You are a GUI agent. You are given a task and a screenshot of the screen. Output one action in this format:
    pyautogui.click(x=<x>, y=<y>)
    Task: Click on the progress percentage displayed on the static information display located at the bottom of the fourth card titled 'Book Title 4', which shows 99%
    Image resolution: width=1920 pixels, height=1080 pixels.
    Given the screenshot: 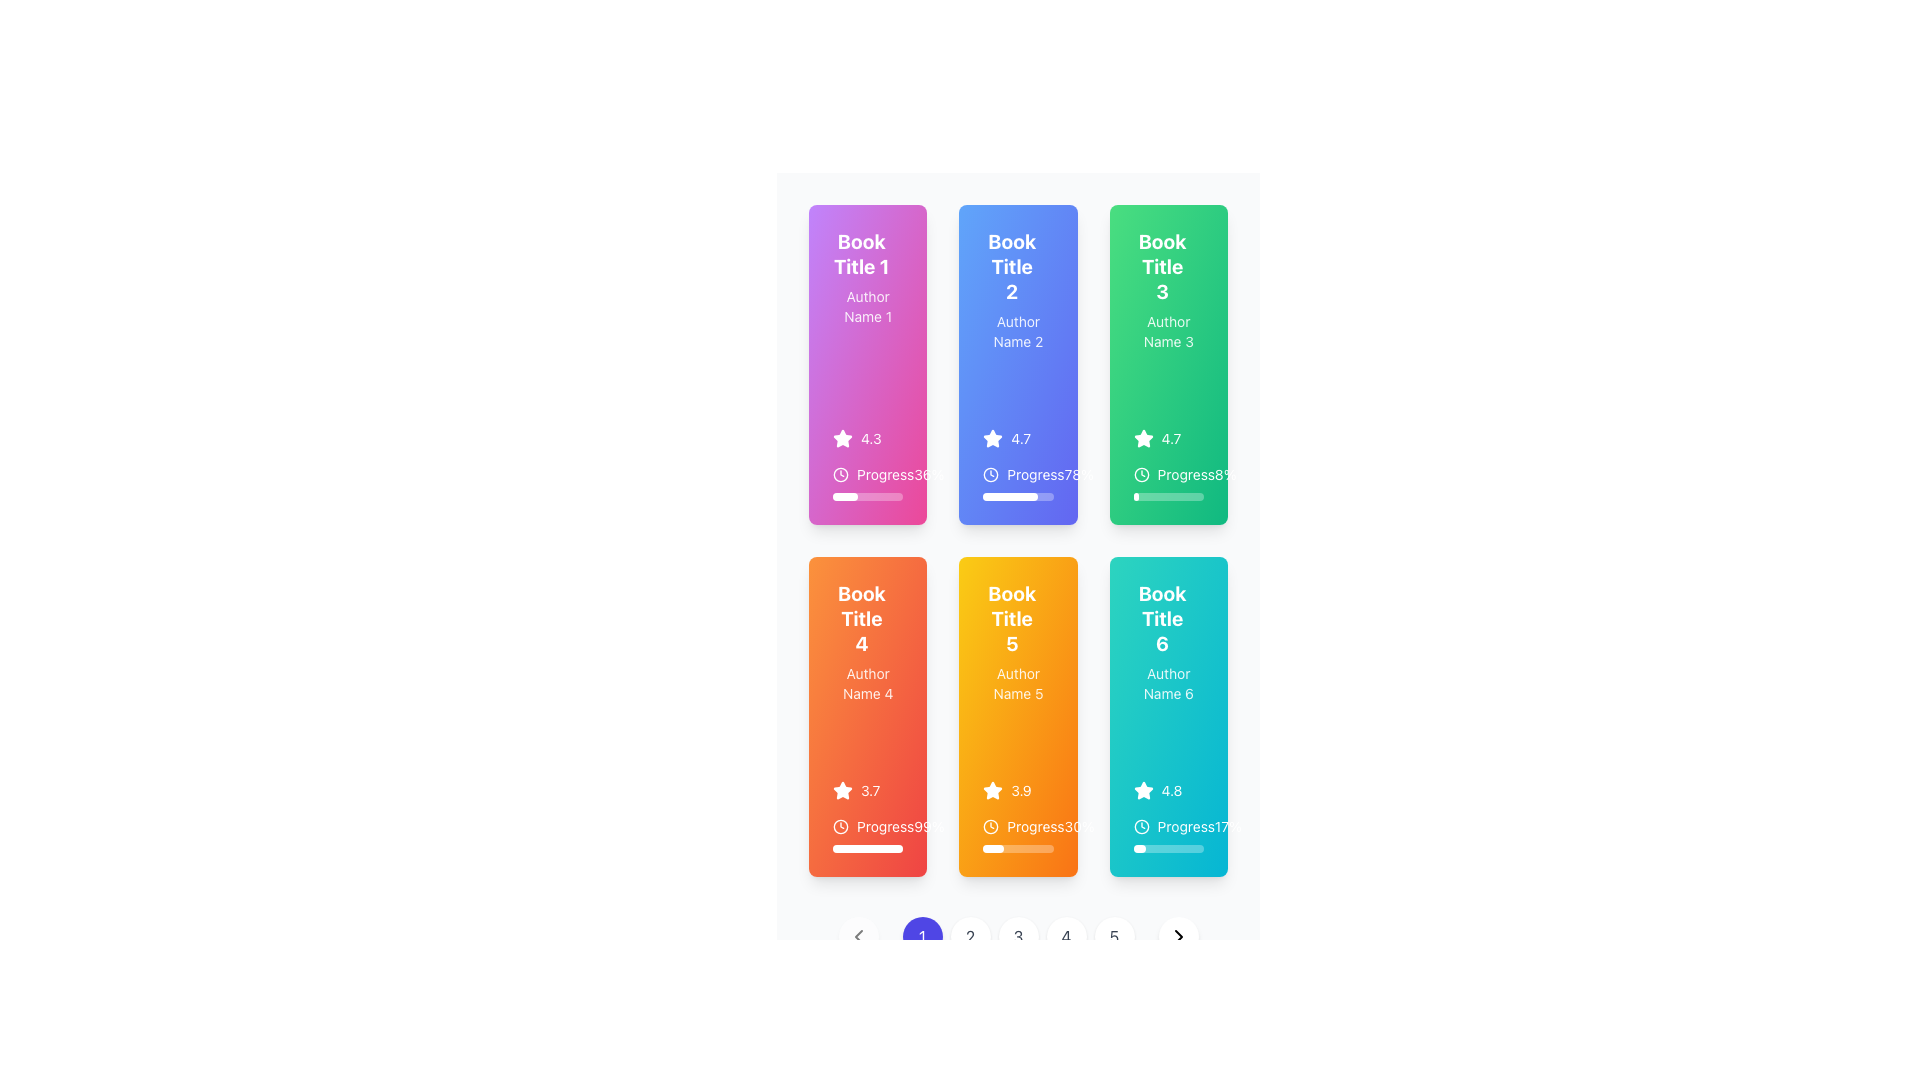 What is the action you would take?
    pyautogui.click(x=868, y=826)
    